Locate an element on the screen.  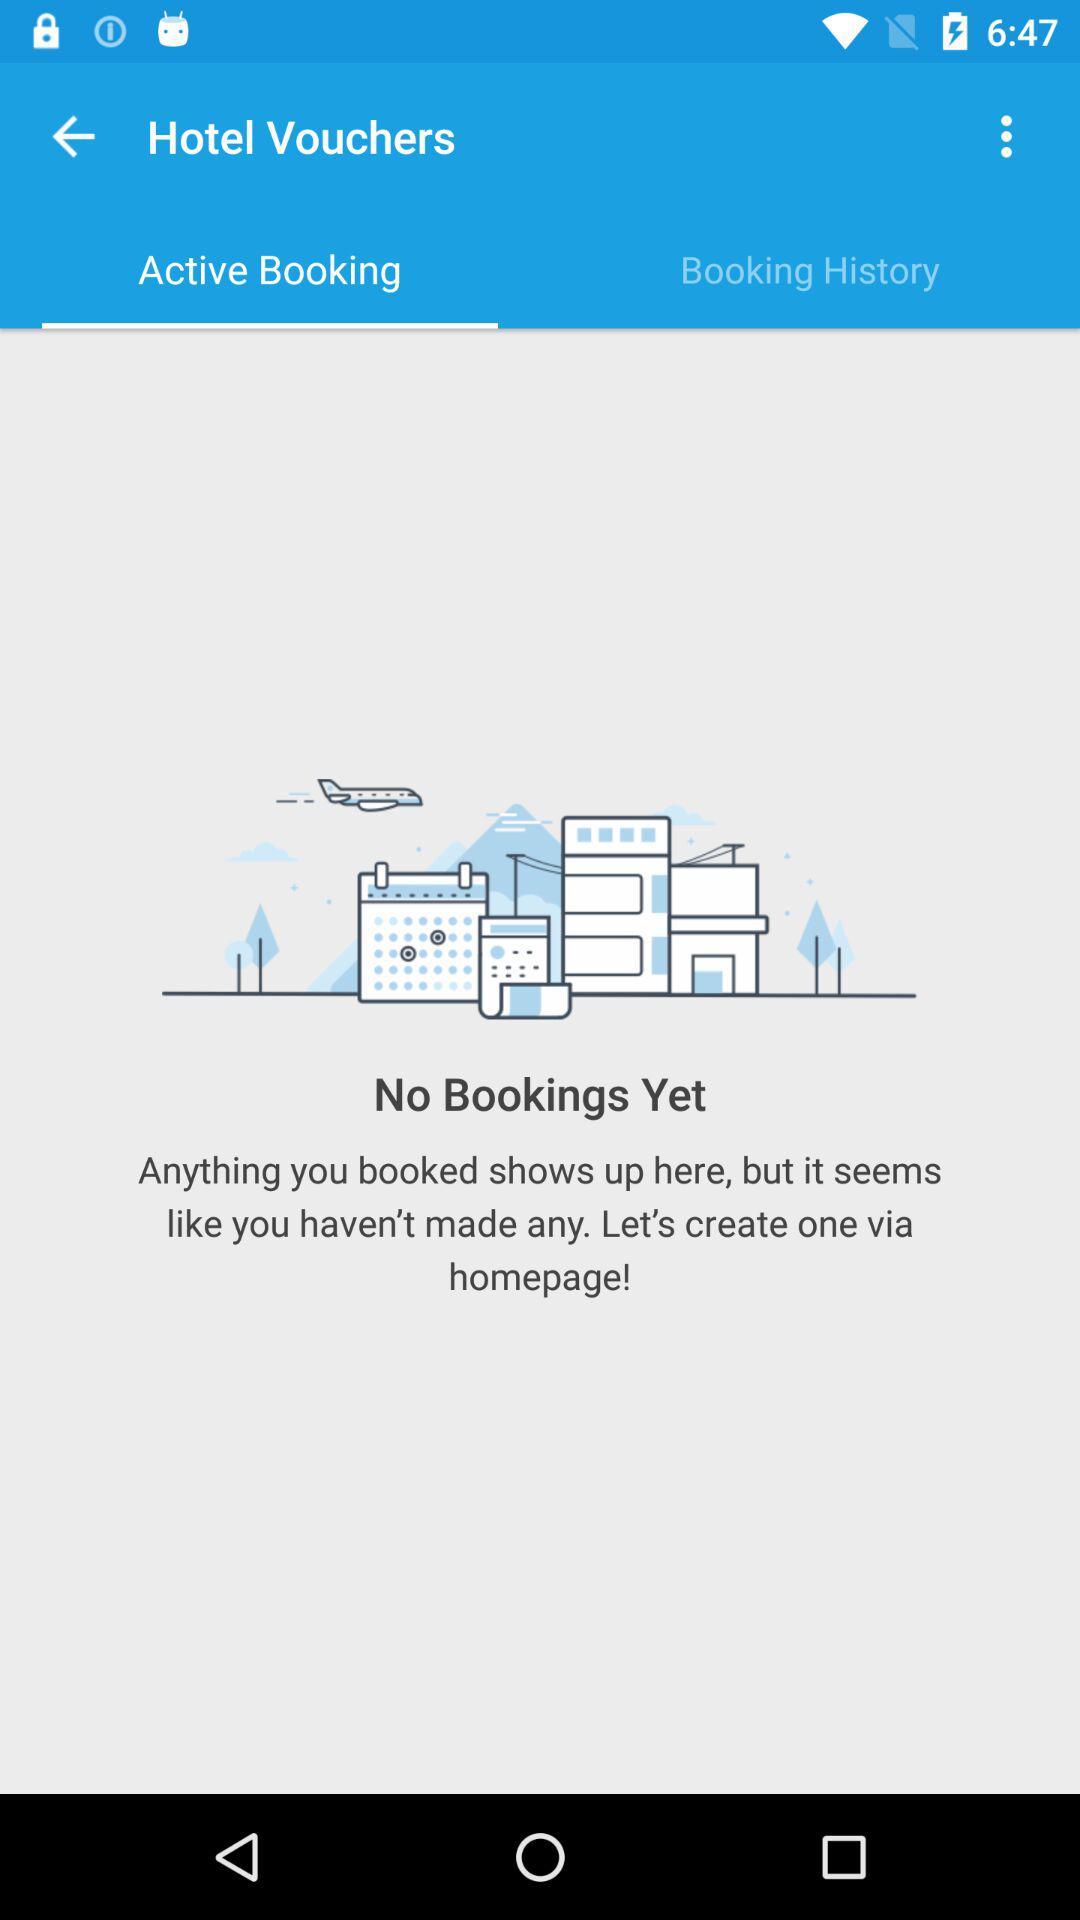
the icon above the booking history item is located at coordinates (1006, 135).